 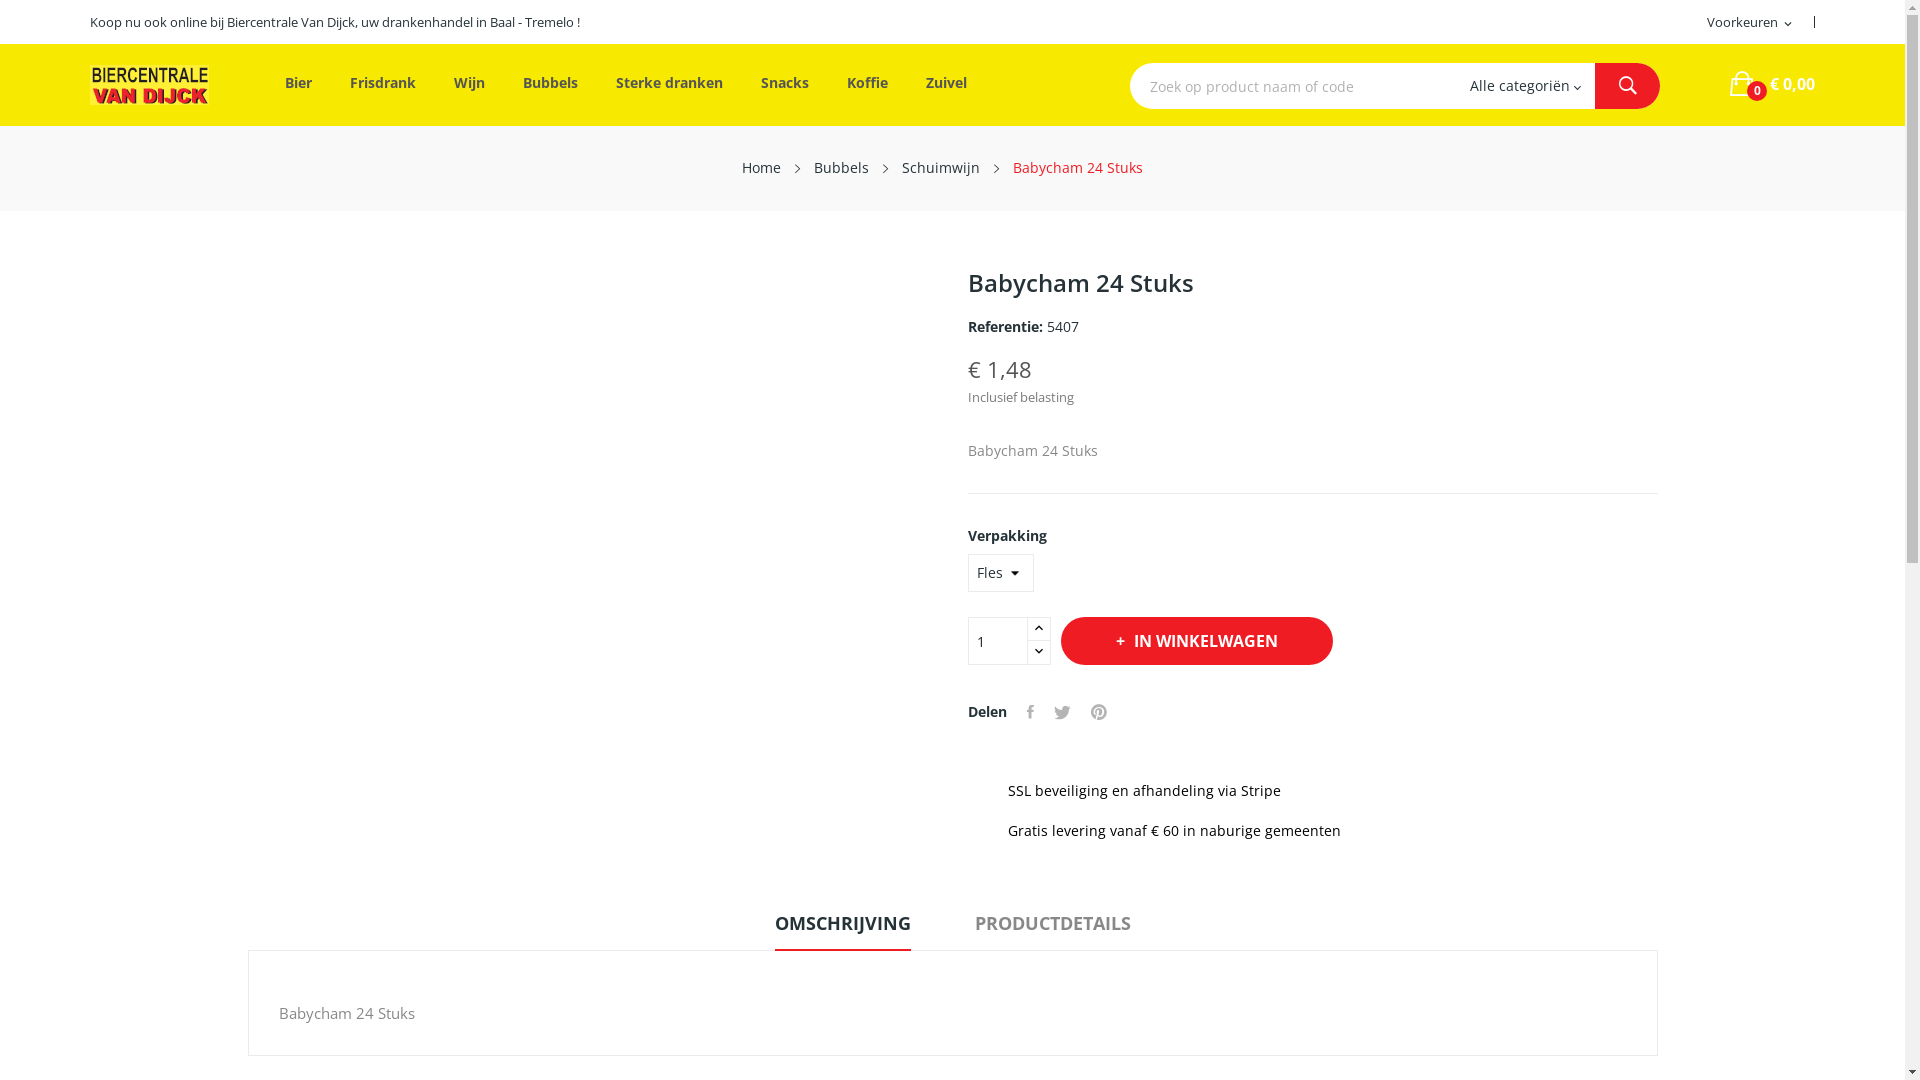 What do you see at coordinates (297, 83) in the screenshot?
I see `'Bier'` at bounding box center [297, 83].